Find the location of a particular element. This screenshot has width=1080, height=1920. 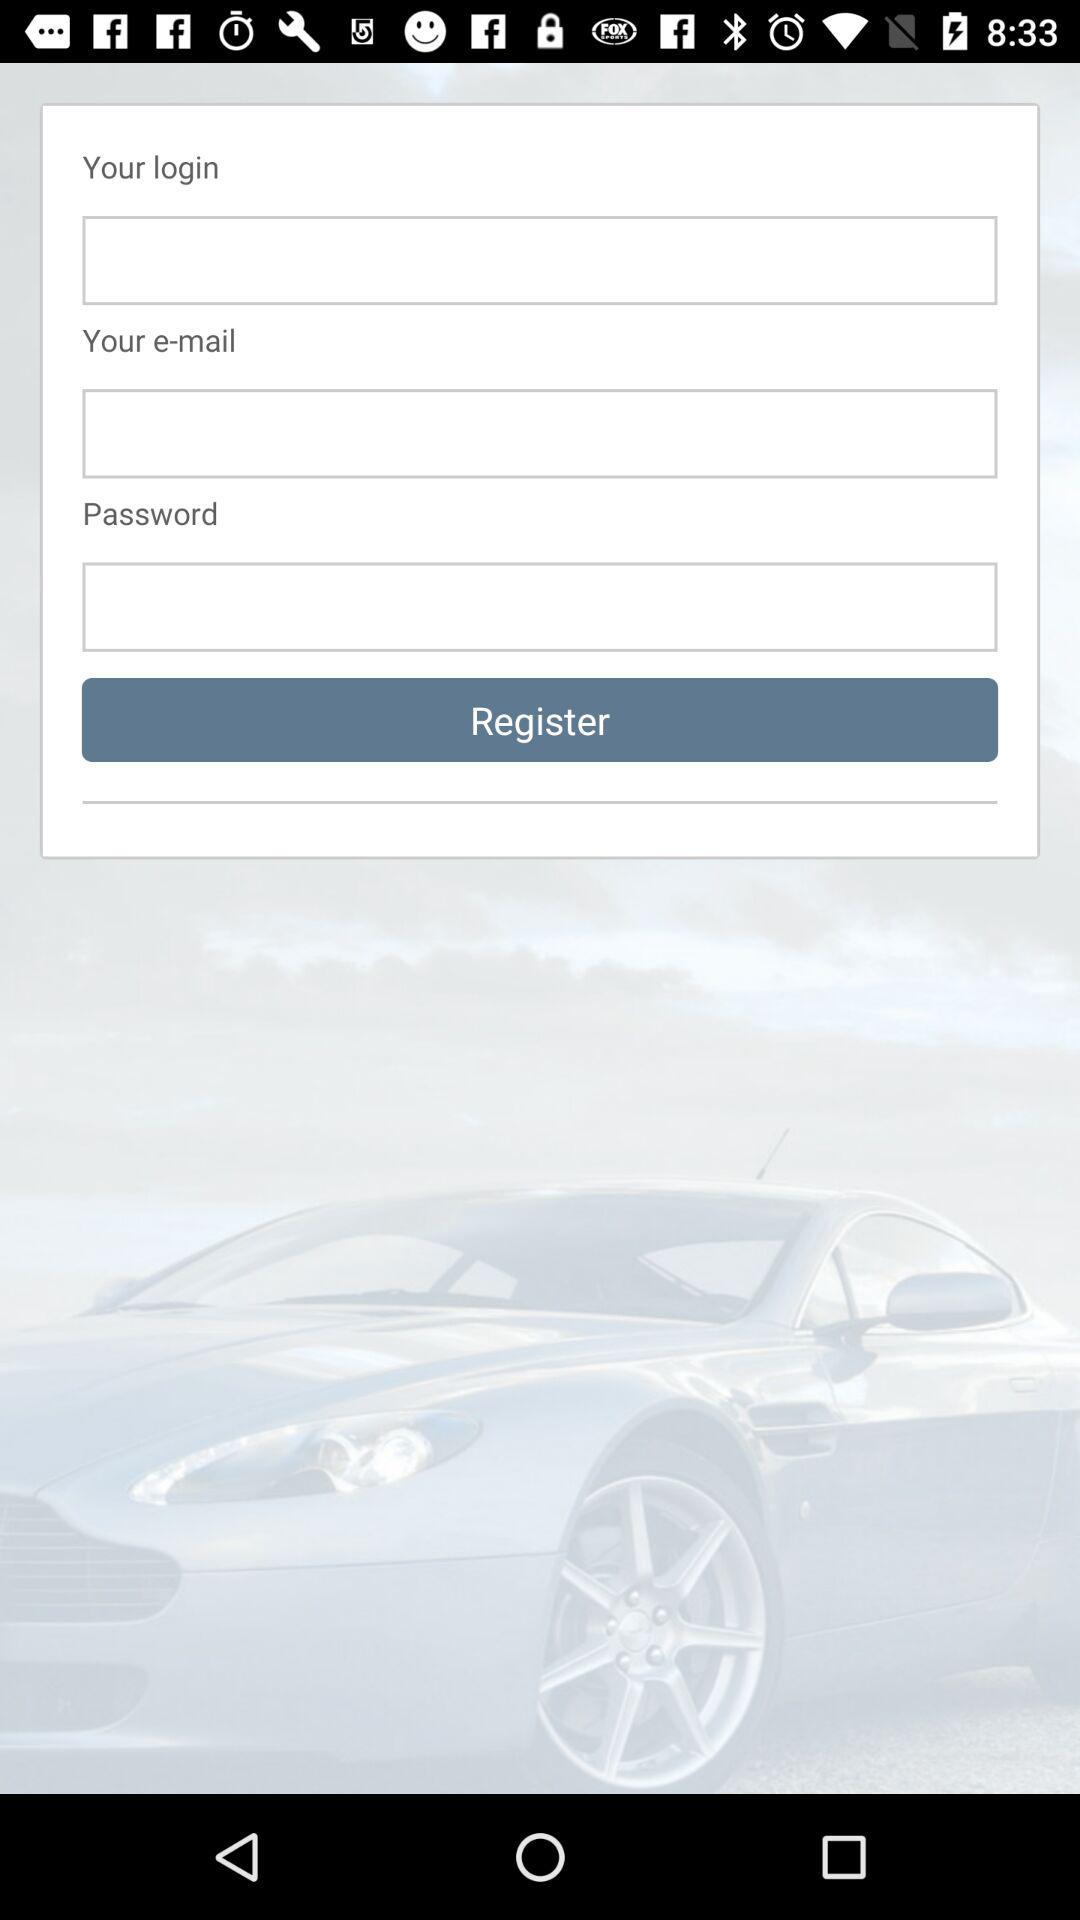

login information name is located at coordinates (540, 259).